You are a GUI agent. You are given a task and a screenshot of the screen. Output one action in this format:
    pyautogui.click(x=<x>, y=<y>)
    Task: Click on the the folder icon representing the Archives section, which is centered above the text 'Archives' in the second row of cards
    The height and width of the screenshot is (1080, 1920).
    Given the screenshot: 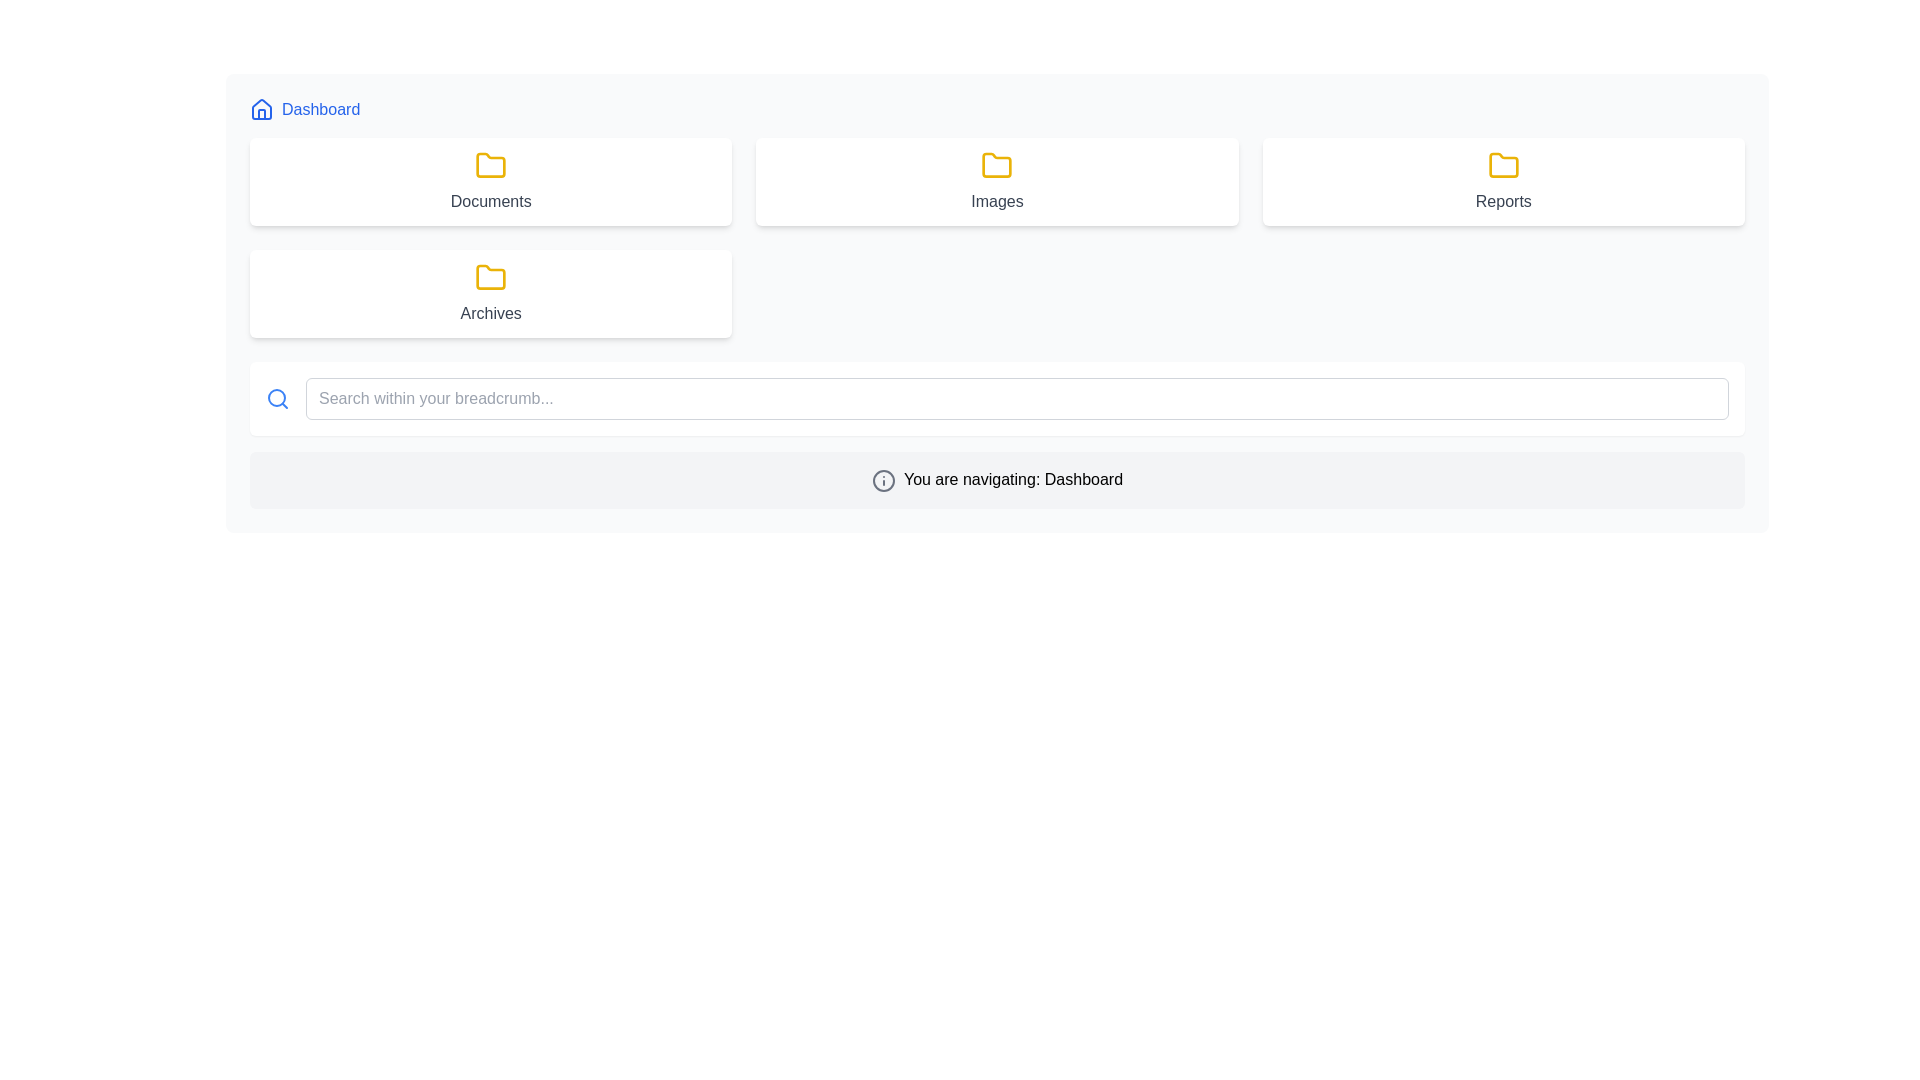 What is the action you would take?
    pyautogui.click(x=491, y=277)
    